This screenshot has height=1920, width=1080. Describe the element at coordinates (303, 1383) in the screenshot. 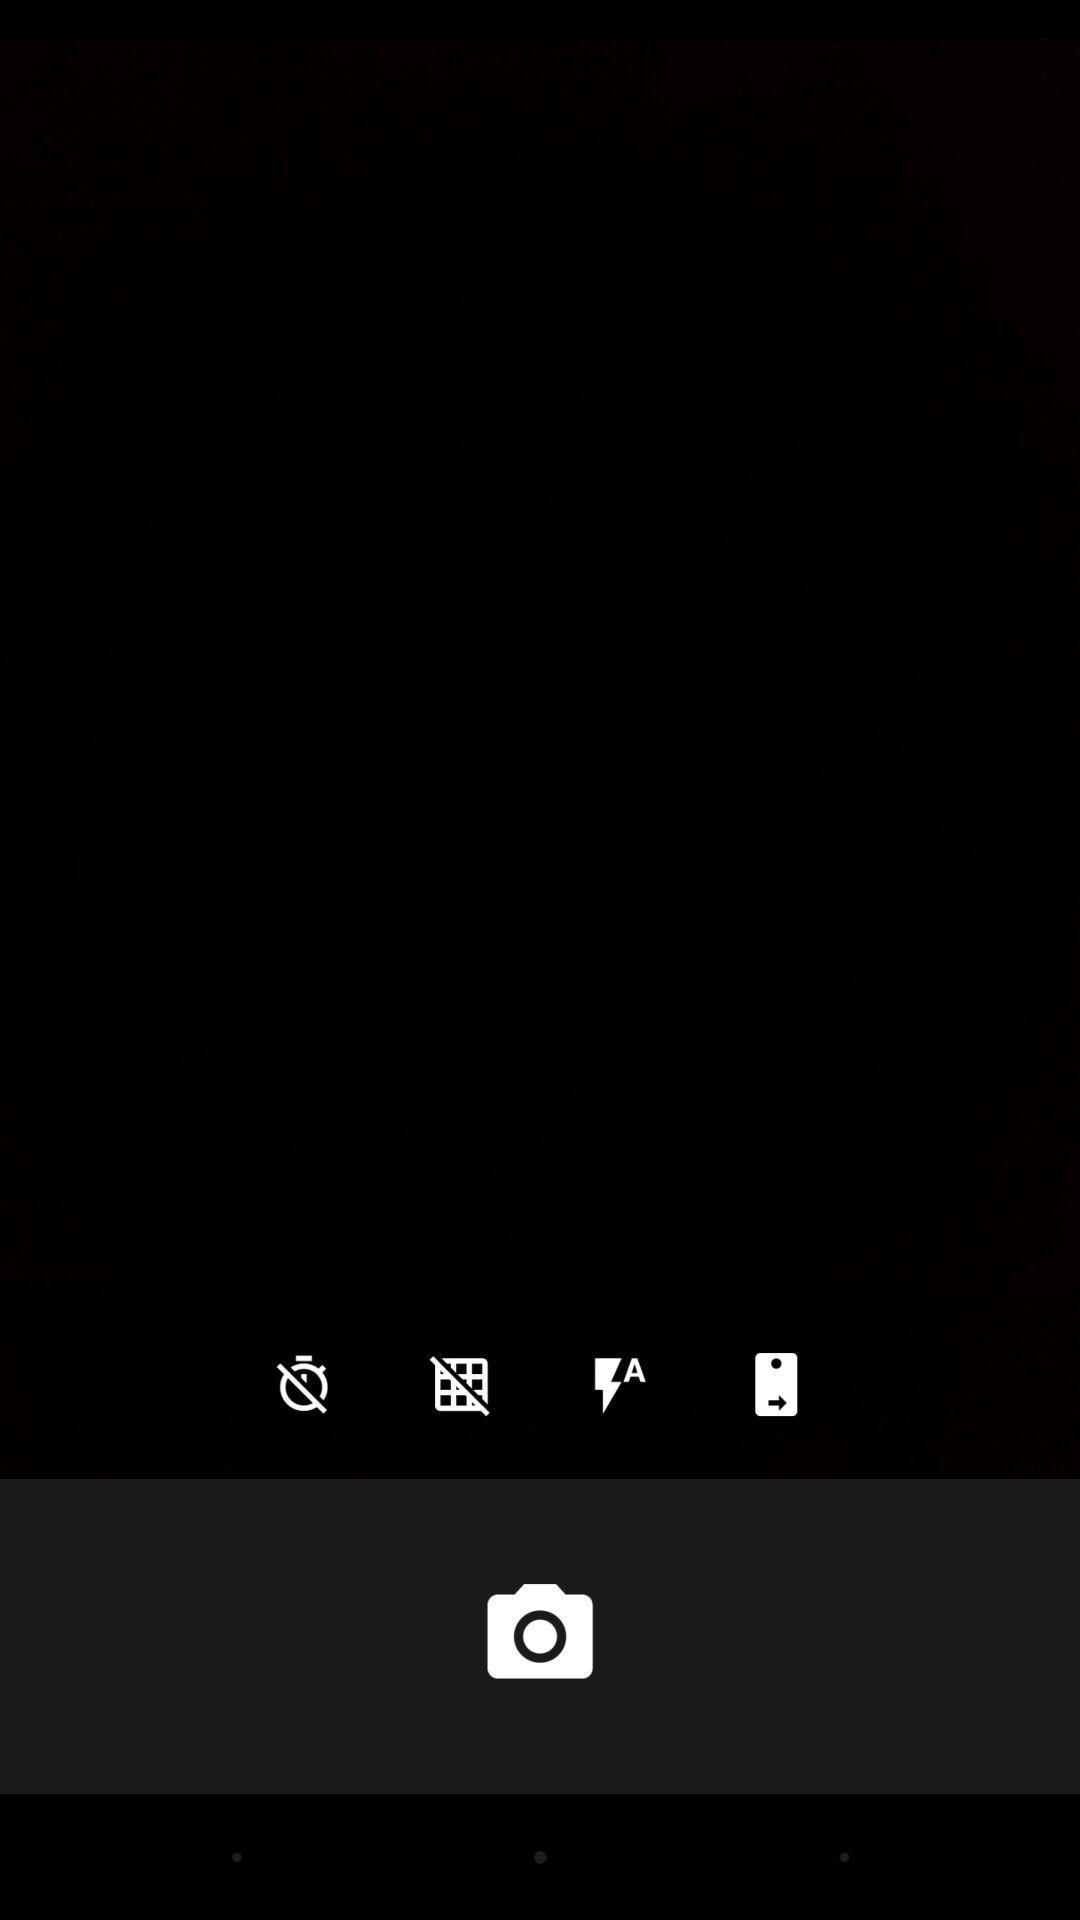

I see `item at the bottom left corner` at that location.